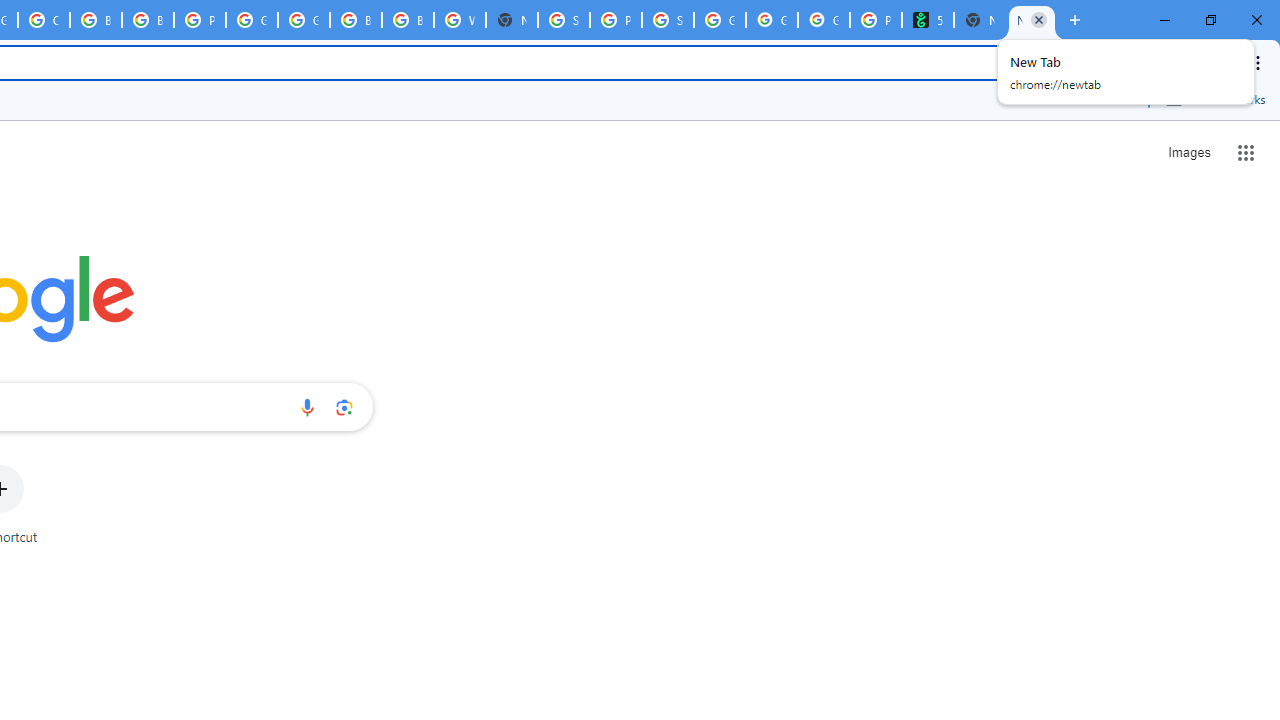 The height and width of the screenshot is (720, 1280). Describe the element at coordinates (1259, 61) in the screenshot. I see `'Chrome'` at that location.